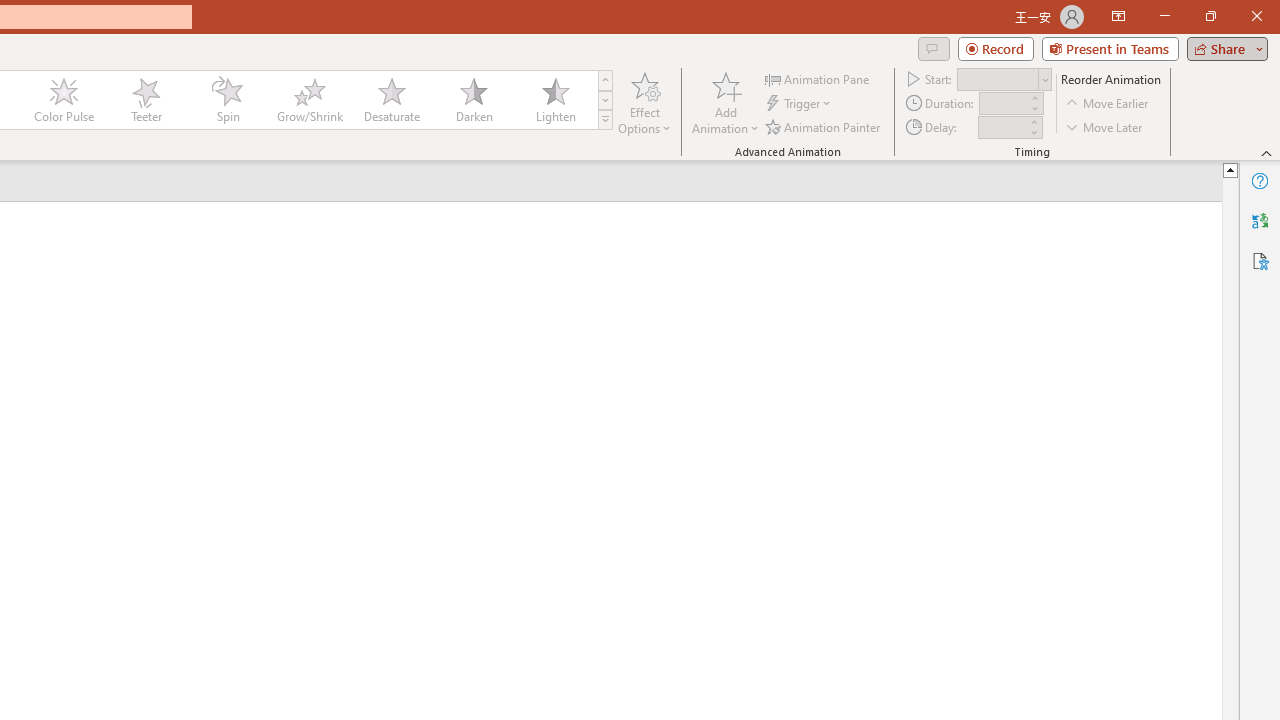 The image size is (1280, 720). What do you see at coordinates (1033, 132) in the screenshot?
I see `'Less'` at bounding box center [1033, 132].